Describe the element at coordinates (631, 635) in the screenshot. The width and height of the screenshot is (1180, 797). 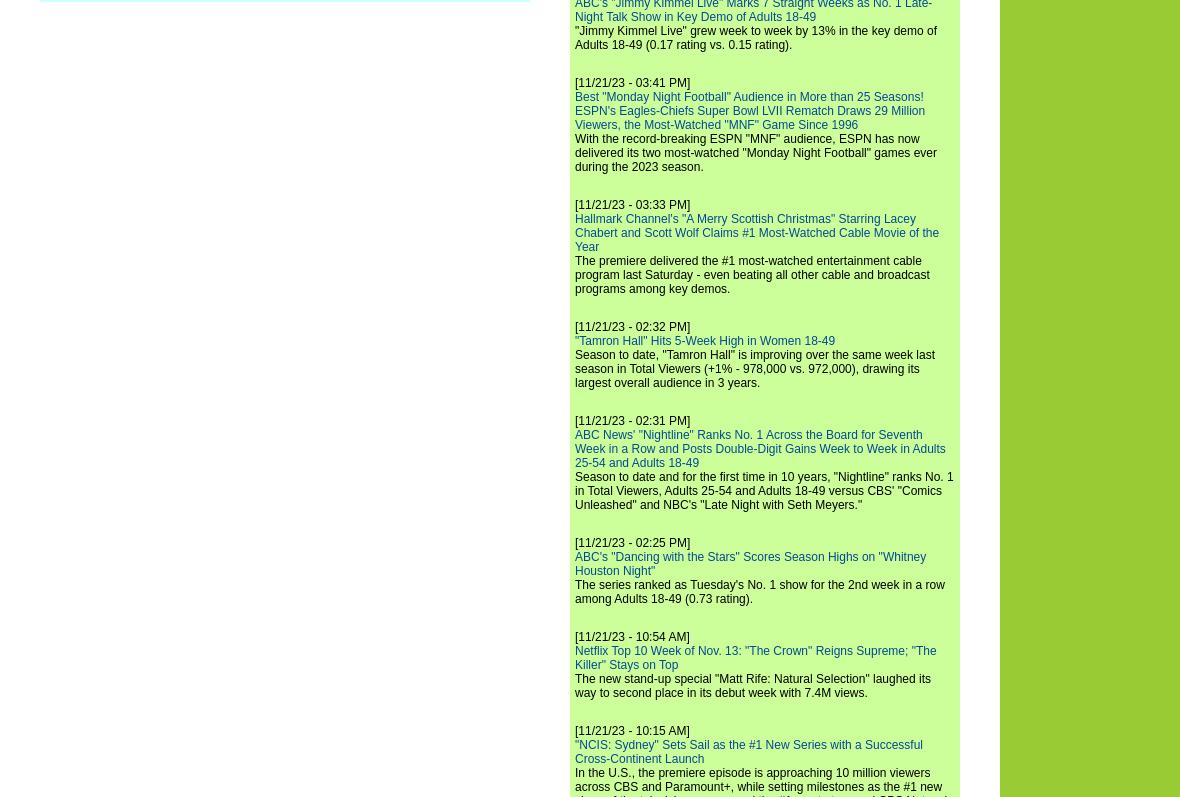
I see `'[11/21/23 - 10:54 AM]'` at that location.